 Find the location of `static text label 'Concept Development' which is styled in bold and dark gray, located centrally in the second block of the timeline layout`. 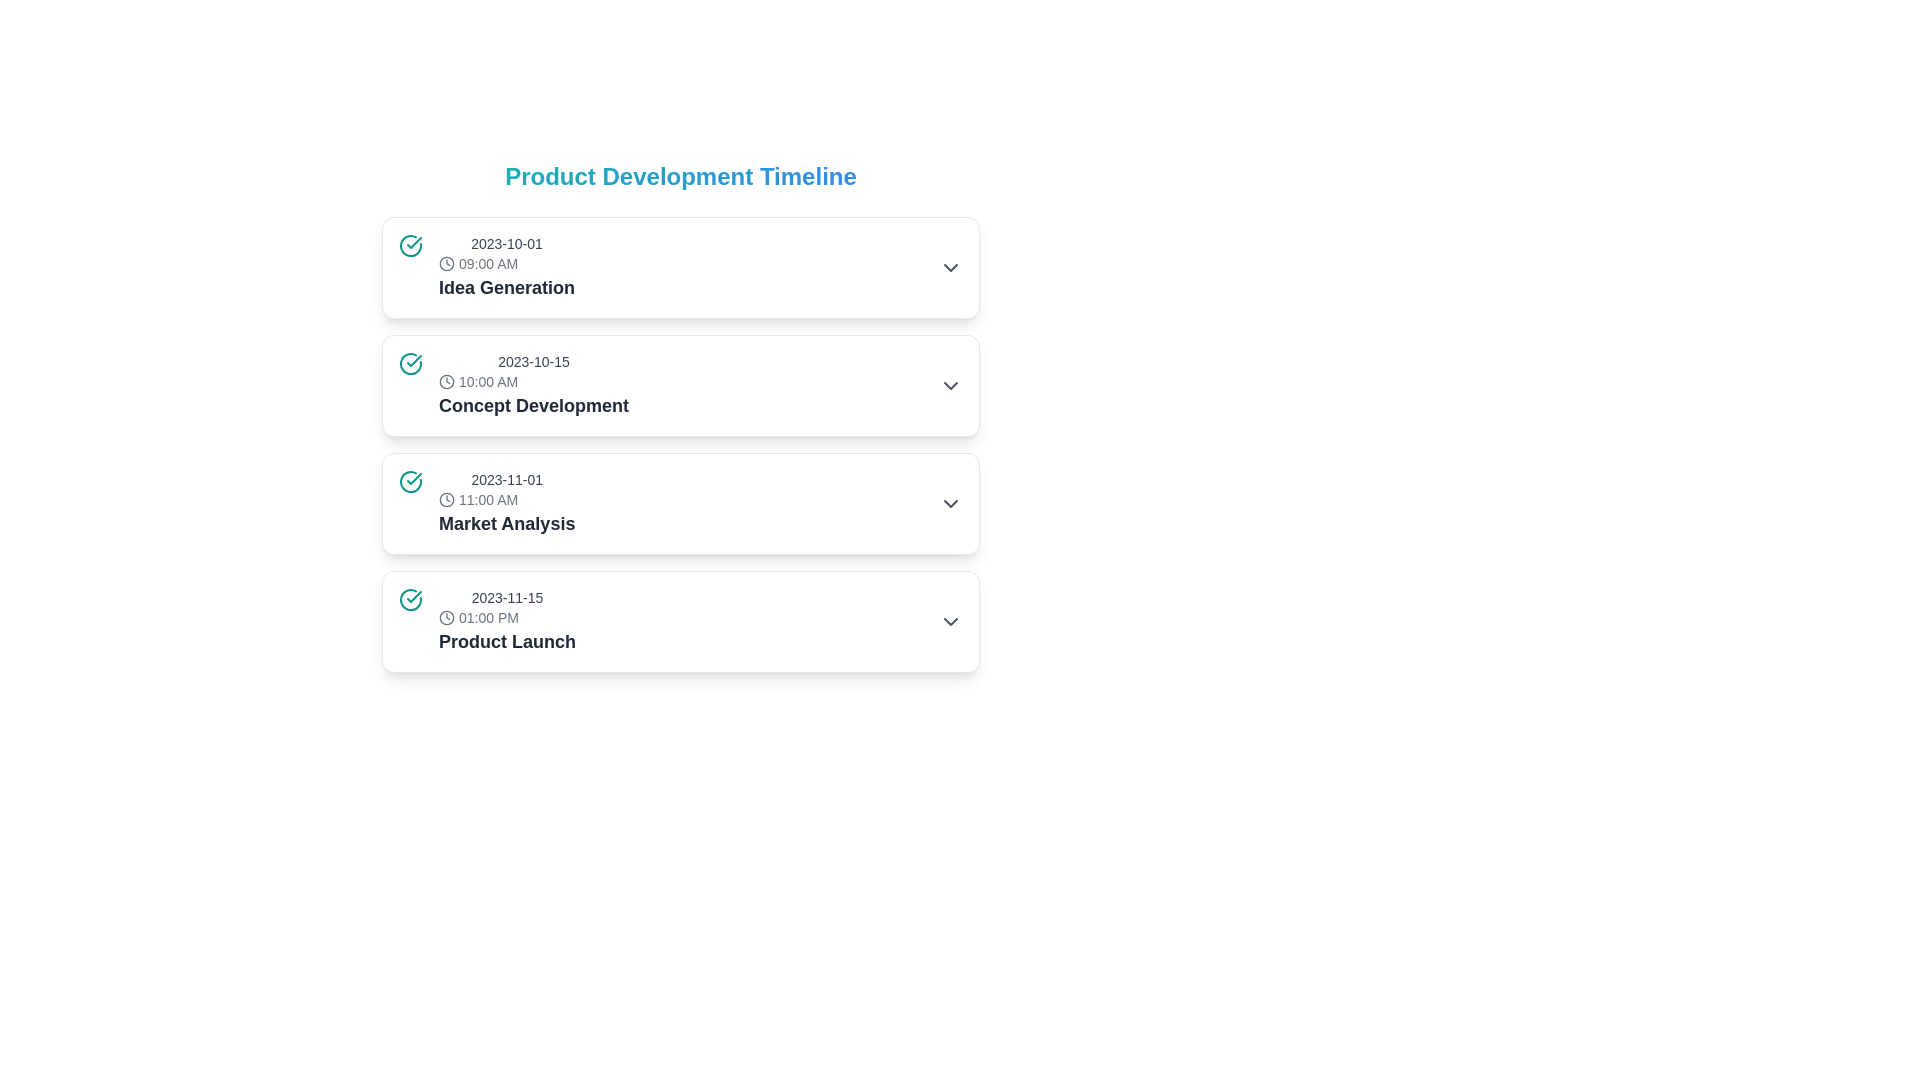

static text label 'Concept Development' which is styled in bold and dark gray, located centrally in the second block of the timeline layout is located at coordinates (533, 405).